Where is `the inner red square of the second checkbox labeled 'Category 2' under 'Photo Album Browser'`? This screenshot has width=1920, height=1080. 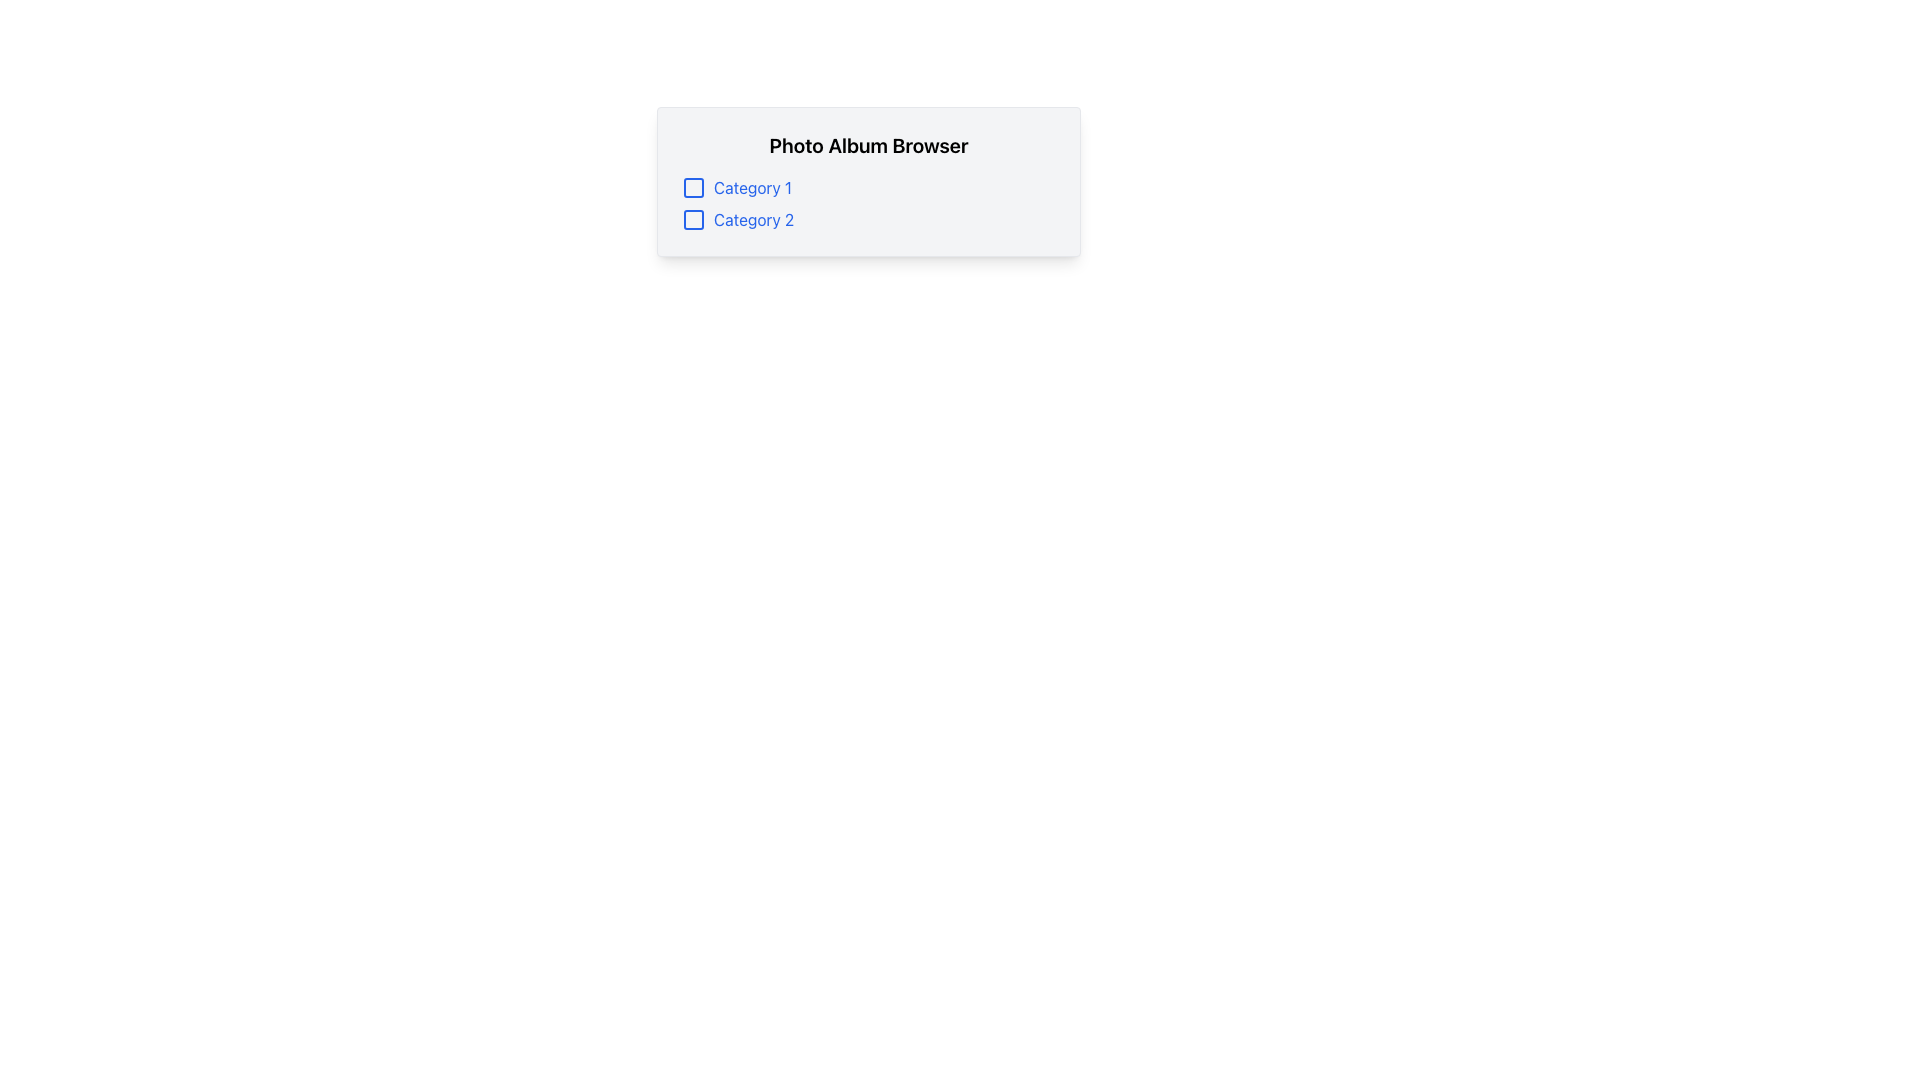 the inner red square of the second checkbox labeled 'Category 2' under 'Photo Album Browser' is located at coordinates (694, 219).